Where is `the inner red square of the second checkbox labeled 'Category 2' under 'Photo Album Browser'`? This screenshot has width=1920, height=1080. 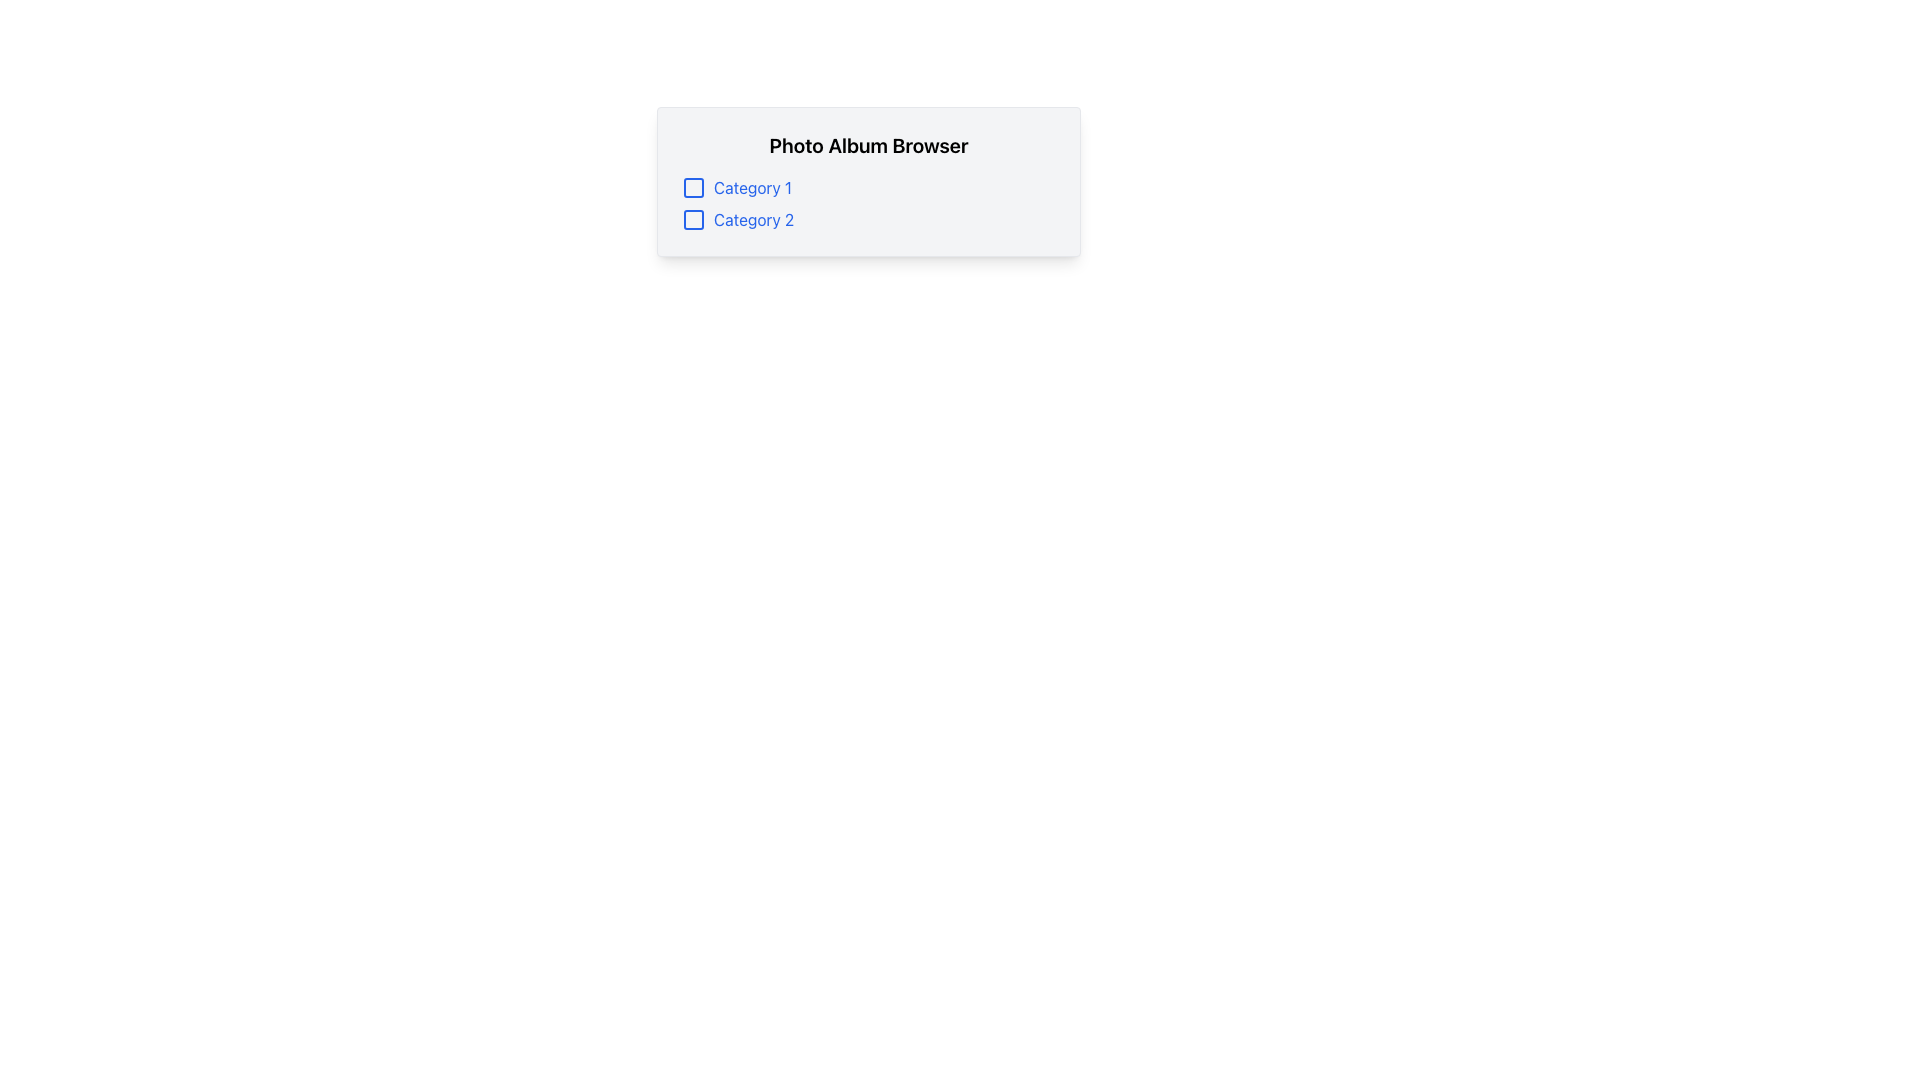 the inner red square of the second checkbox labeled 'Category 2' under 'Photo Album Browser' is located at coordinates (694, 219).